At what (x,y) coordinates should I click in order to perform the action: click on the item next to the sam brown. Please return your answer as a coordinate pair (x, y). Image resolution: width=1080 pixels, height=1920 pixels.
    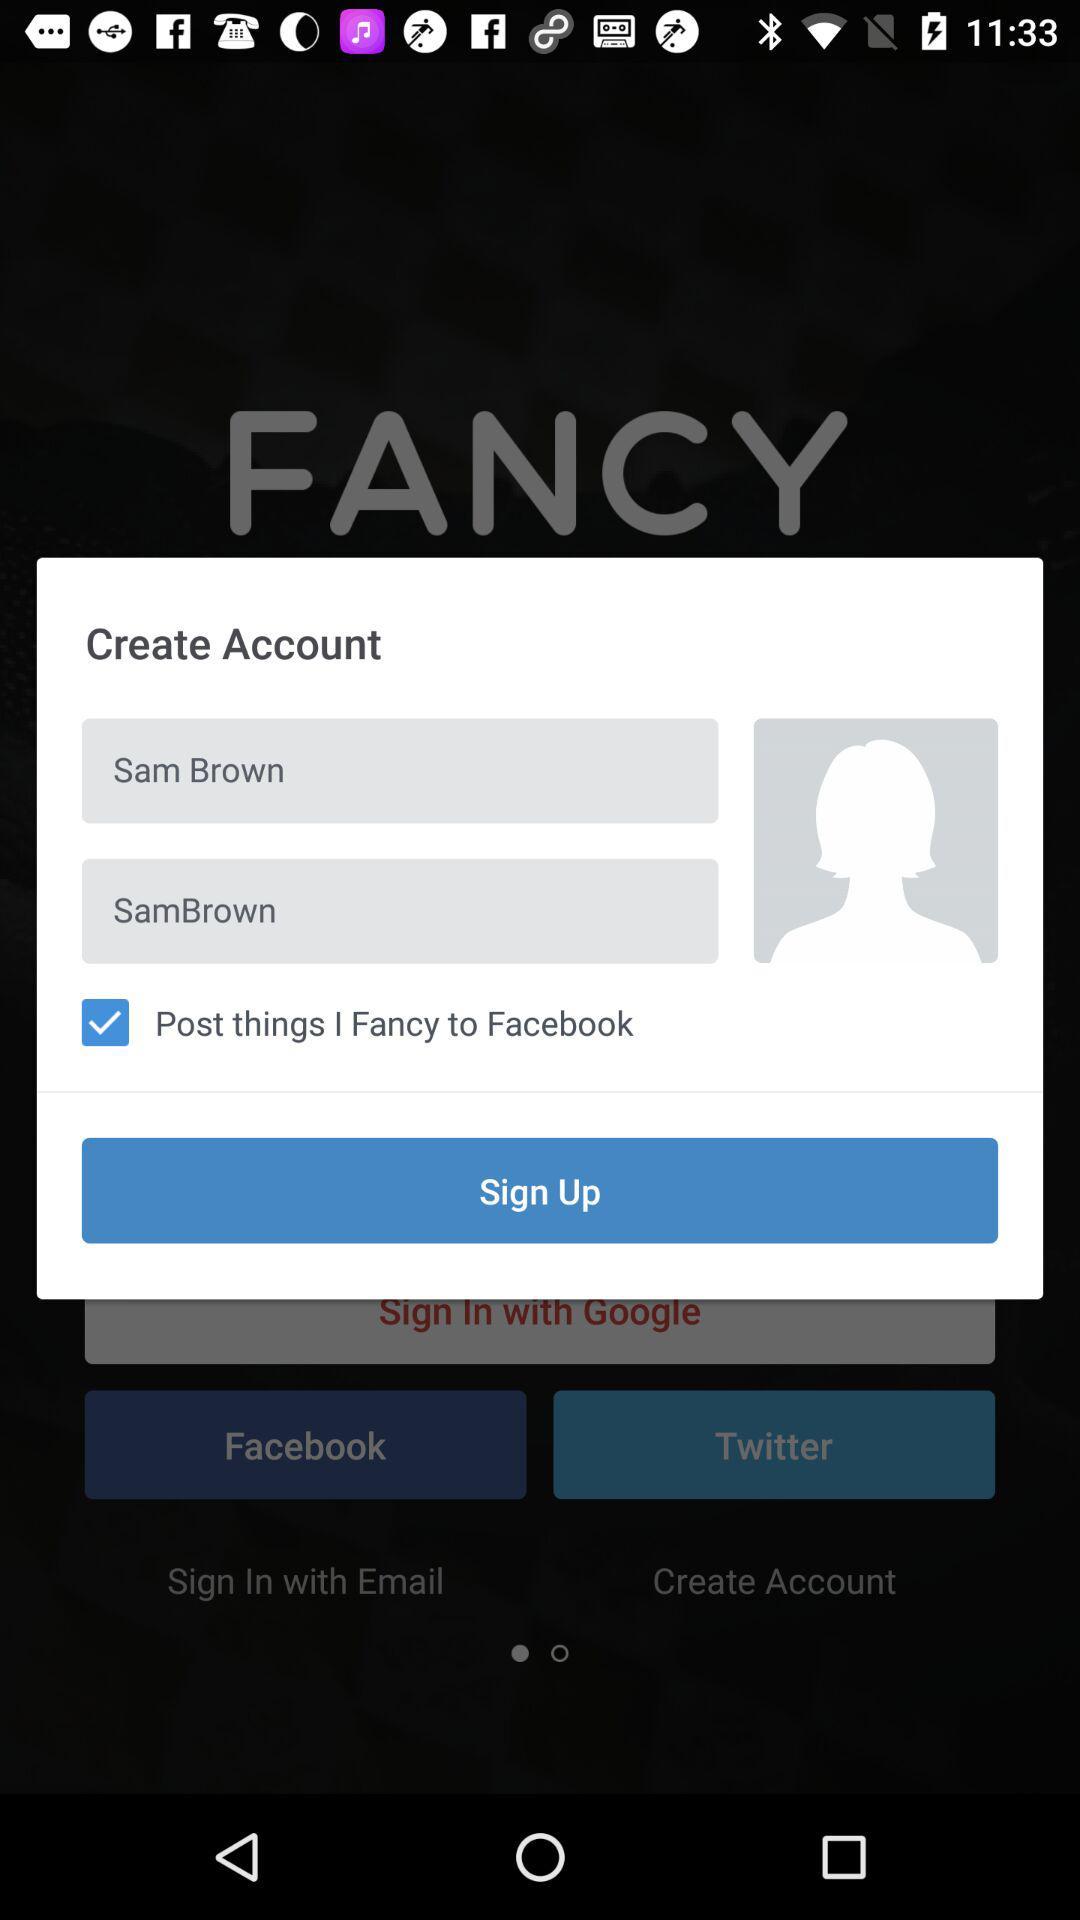
    Looking at the image, I should click on (874, 840).